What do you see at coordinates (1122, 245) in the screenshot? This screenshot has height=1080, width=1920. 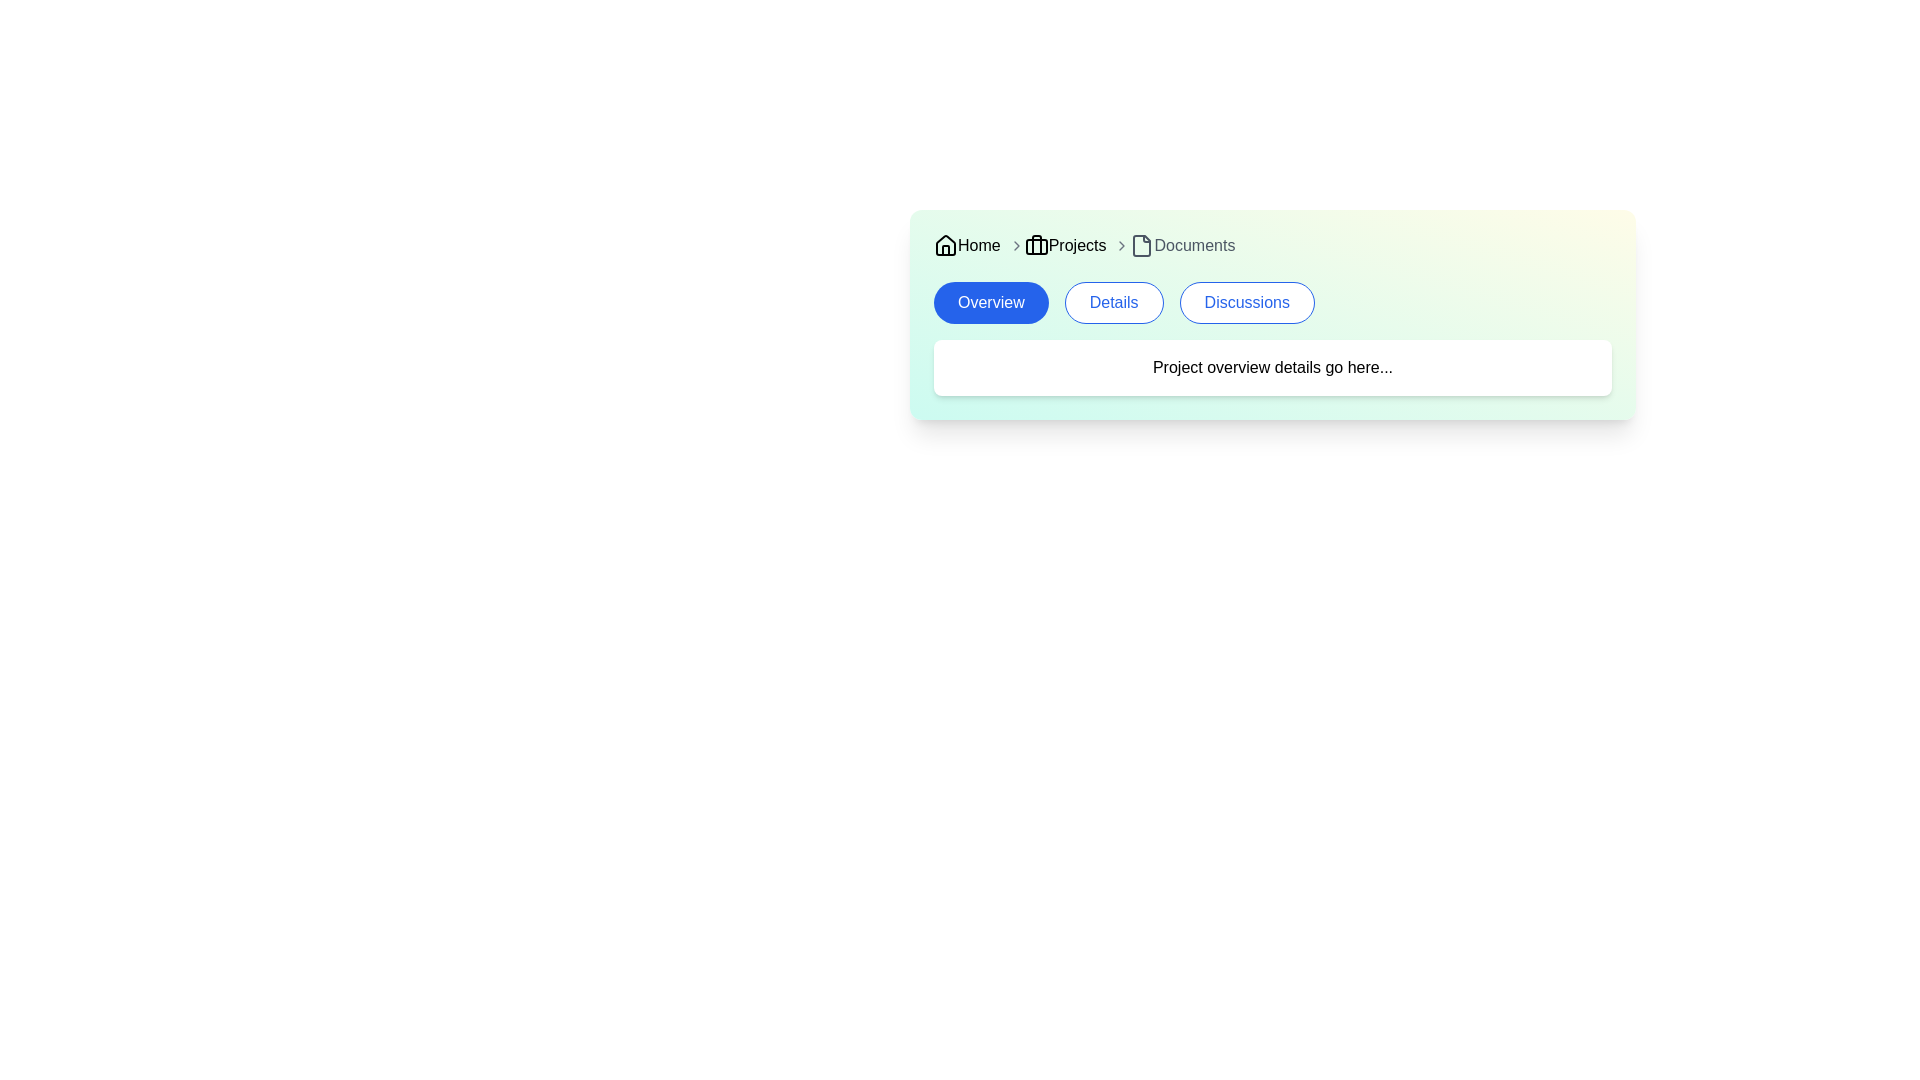 I see `the Rightward-Pointing Chevron Separator Icon located between the 'Projects' and 'Documents' labels in the breadcrumb navigation bar` at bounding box center [1122, 245].